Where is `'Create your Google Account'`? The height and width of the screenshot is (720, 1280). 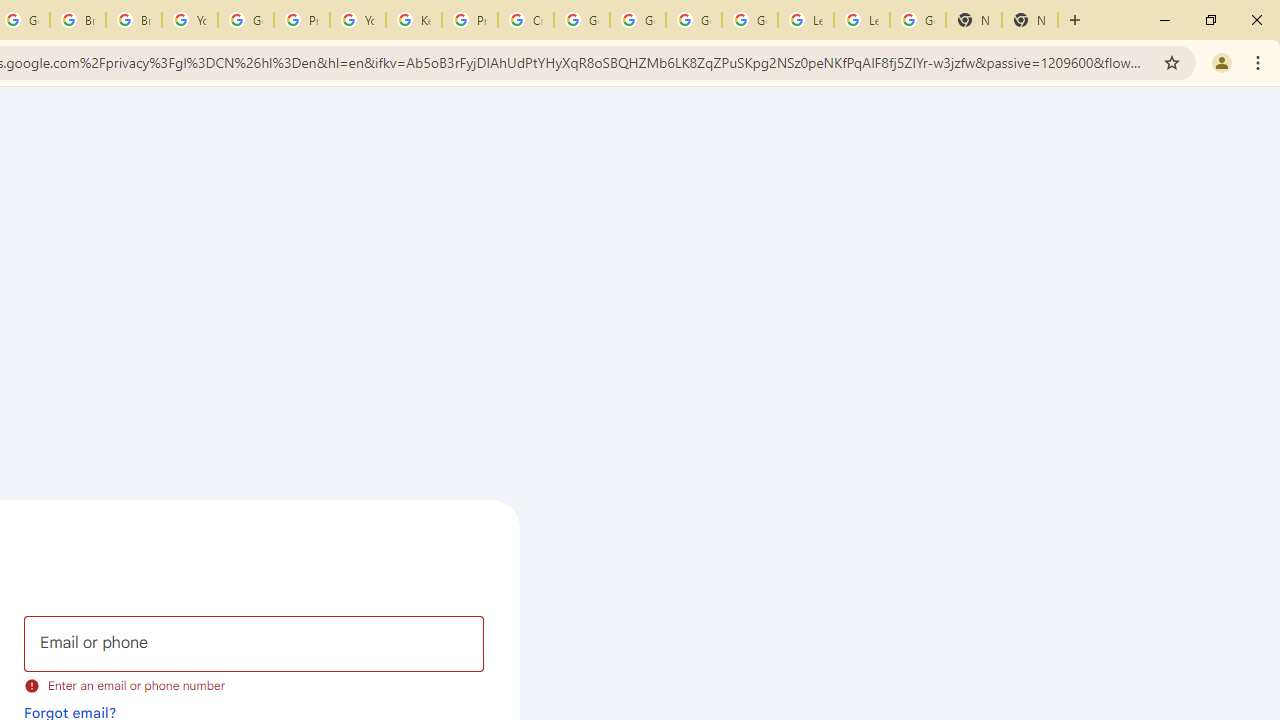
'Create your Google Account' is located at coordinates (526, 20).